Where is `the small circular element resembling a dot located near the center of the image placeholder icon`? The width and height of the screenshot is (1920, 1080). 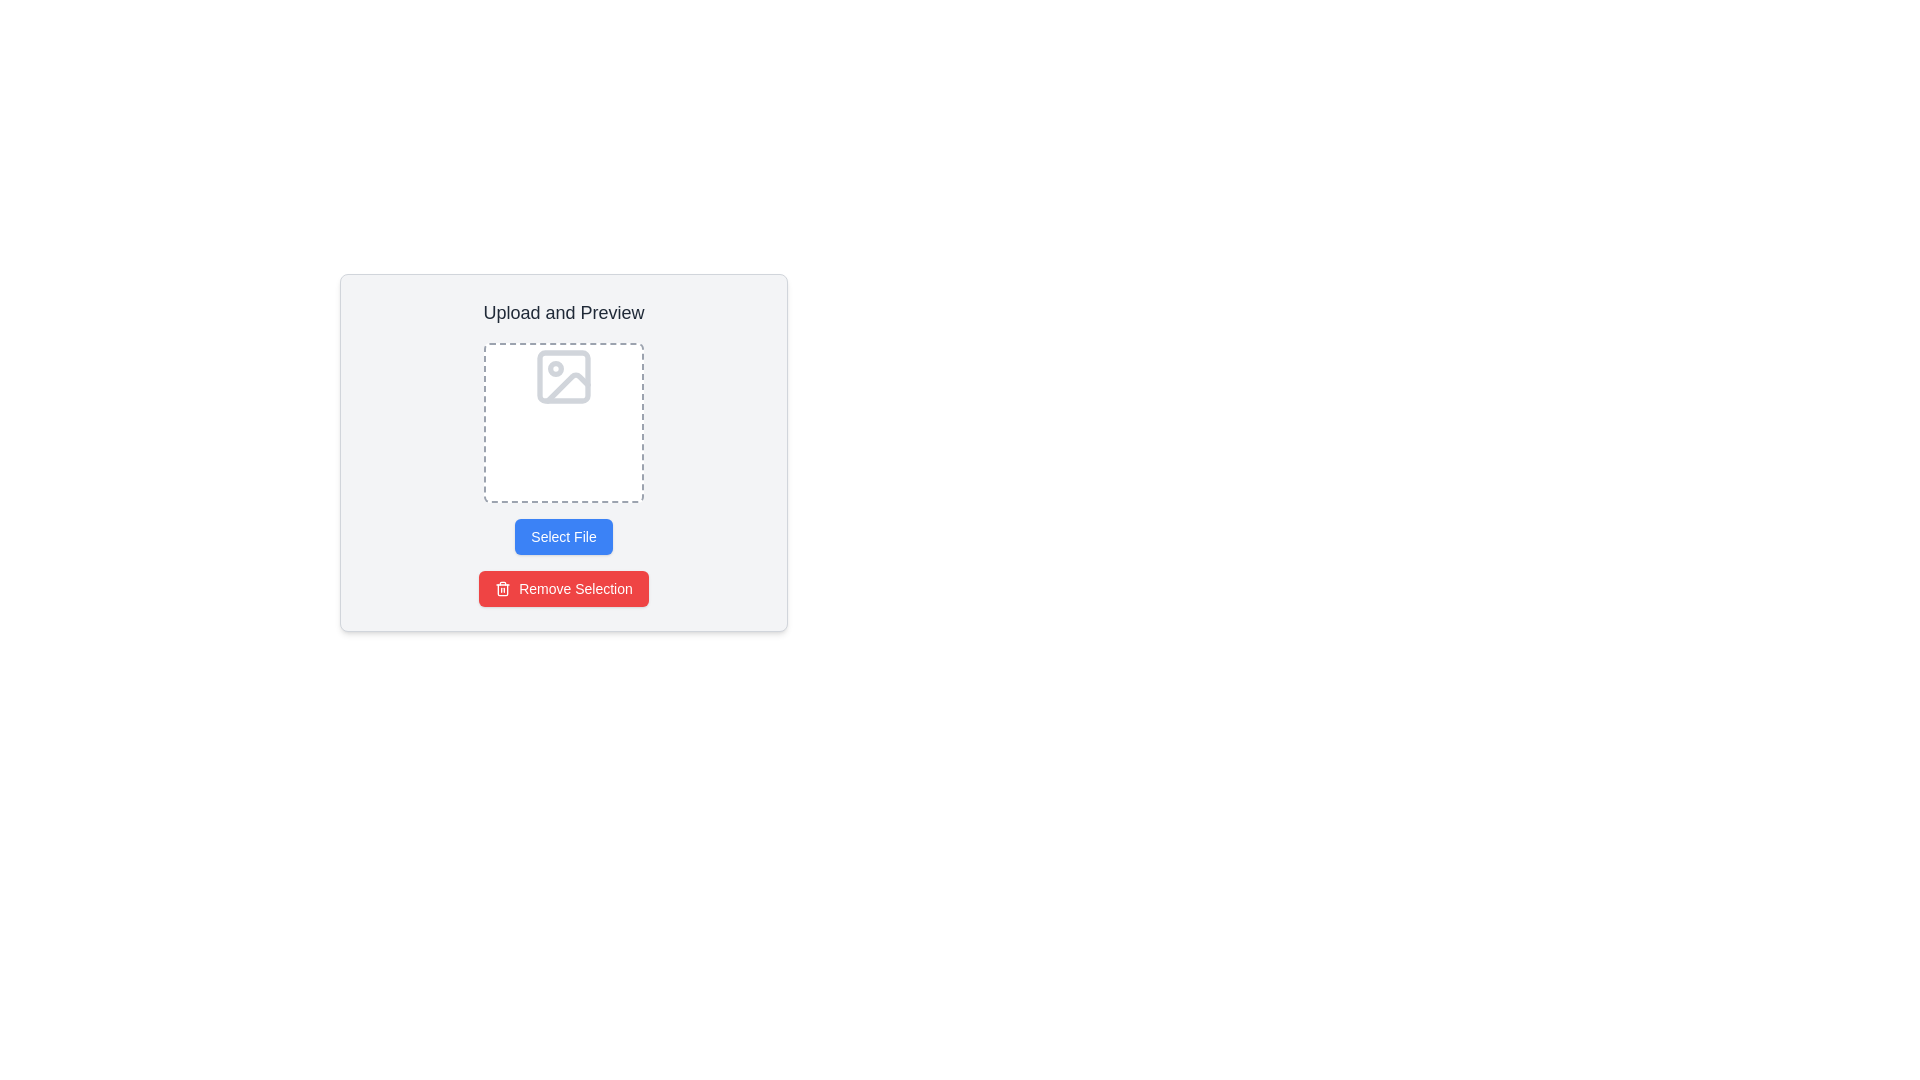
the small circular element resembling a dot located near the center of the image placeholder icon is located at coordinates (556, 369).